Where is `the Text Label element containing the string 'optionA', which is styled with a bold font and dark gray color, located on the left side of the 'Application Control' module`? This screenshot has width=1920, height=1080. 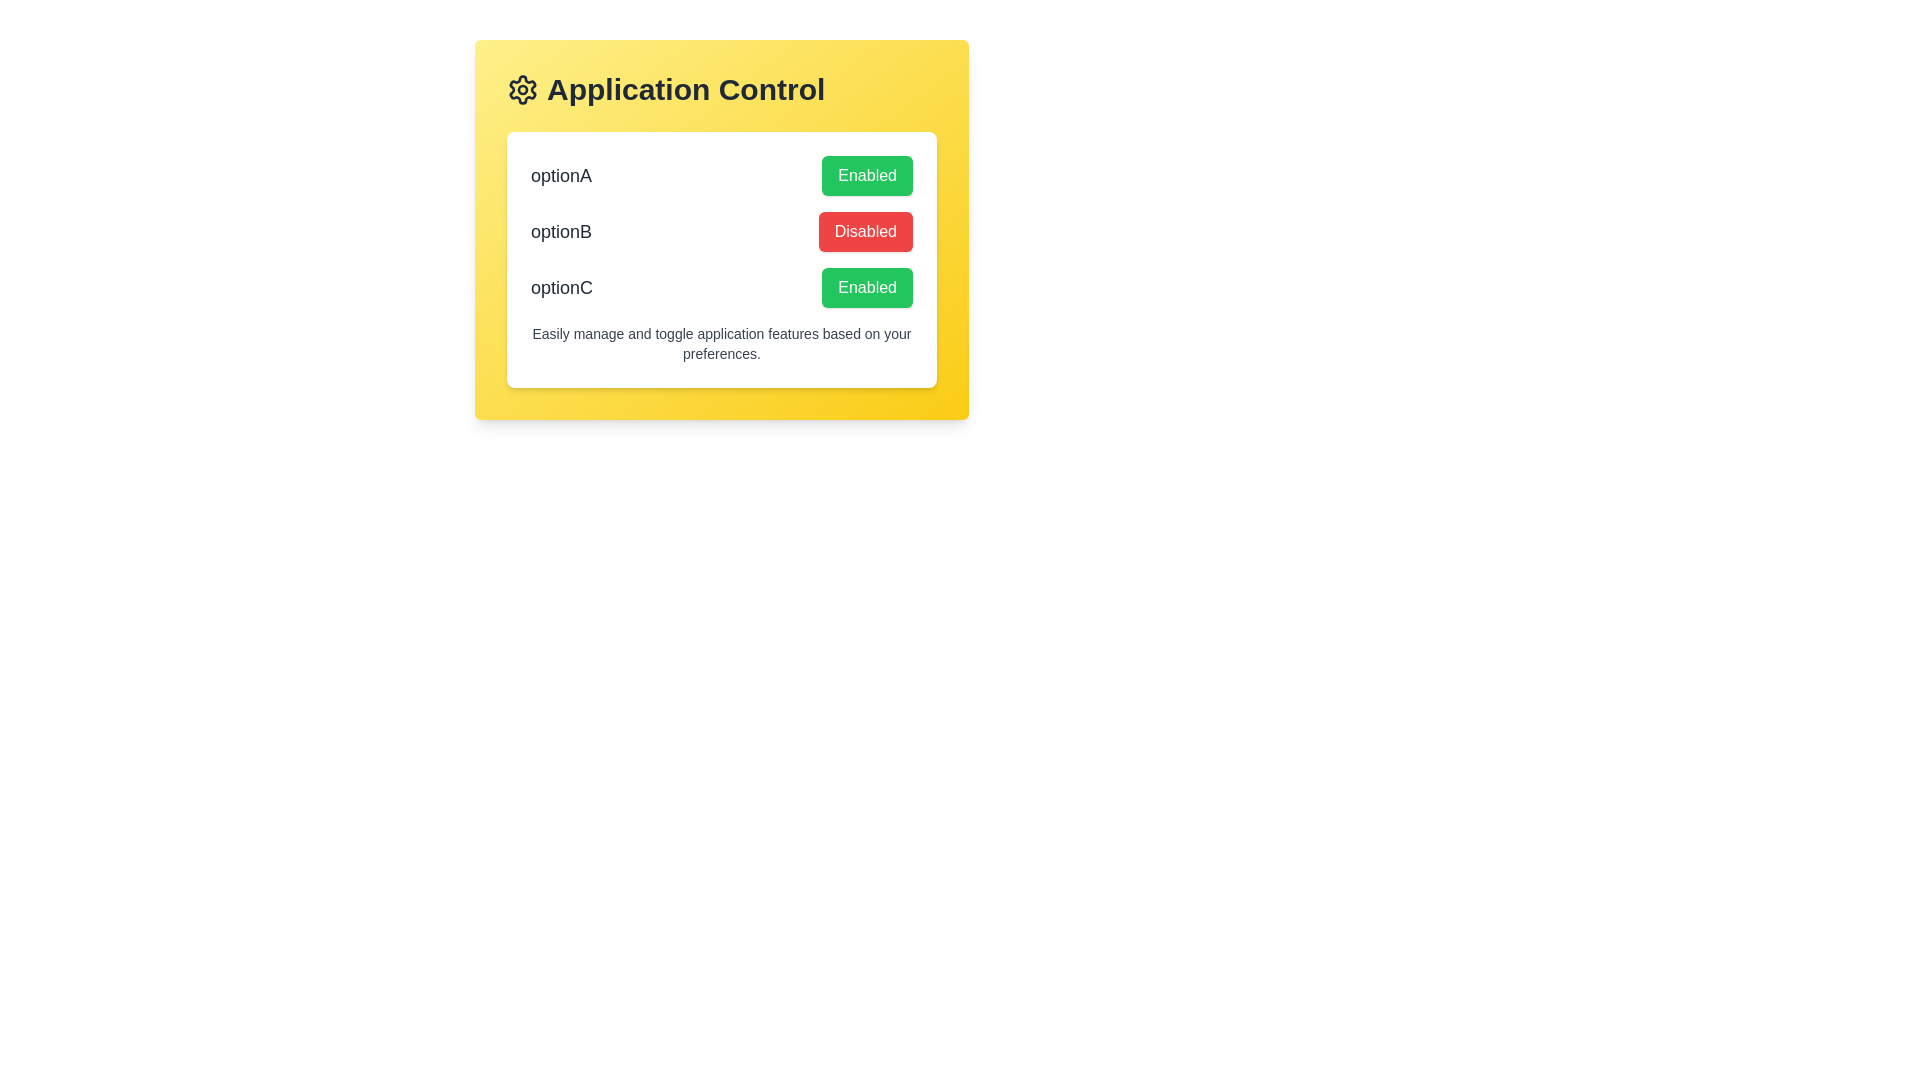
the Text Label element containing the string 'optionA', which is styled with a bold font and dark gray color, located on the left side of the 'Application Control' module is located at coordinates (560, 175).